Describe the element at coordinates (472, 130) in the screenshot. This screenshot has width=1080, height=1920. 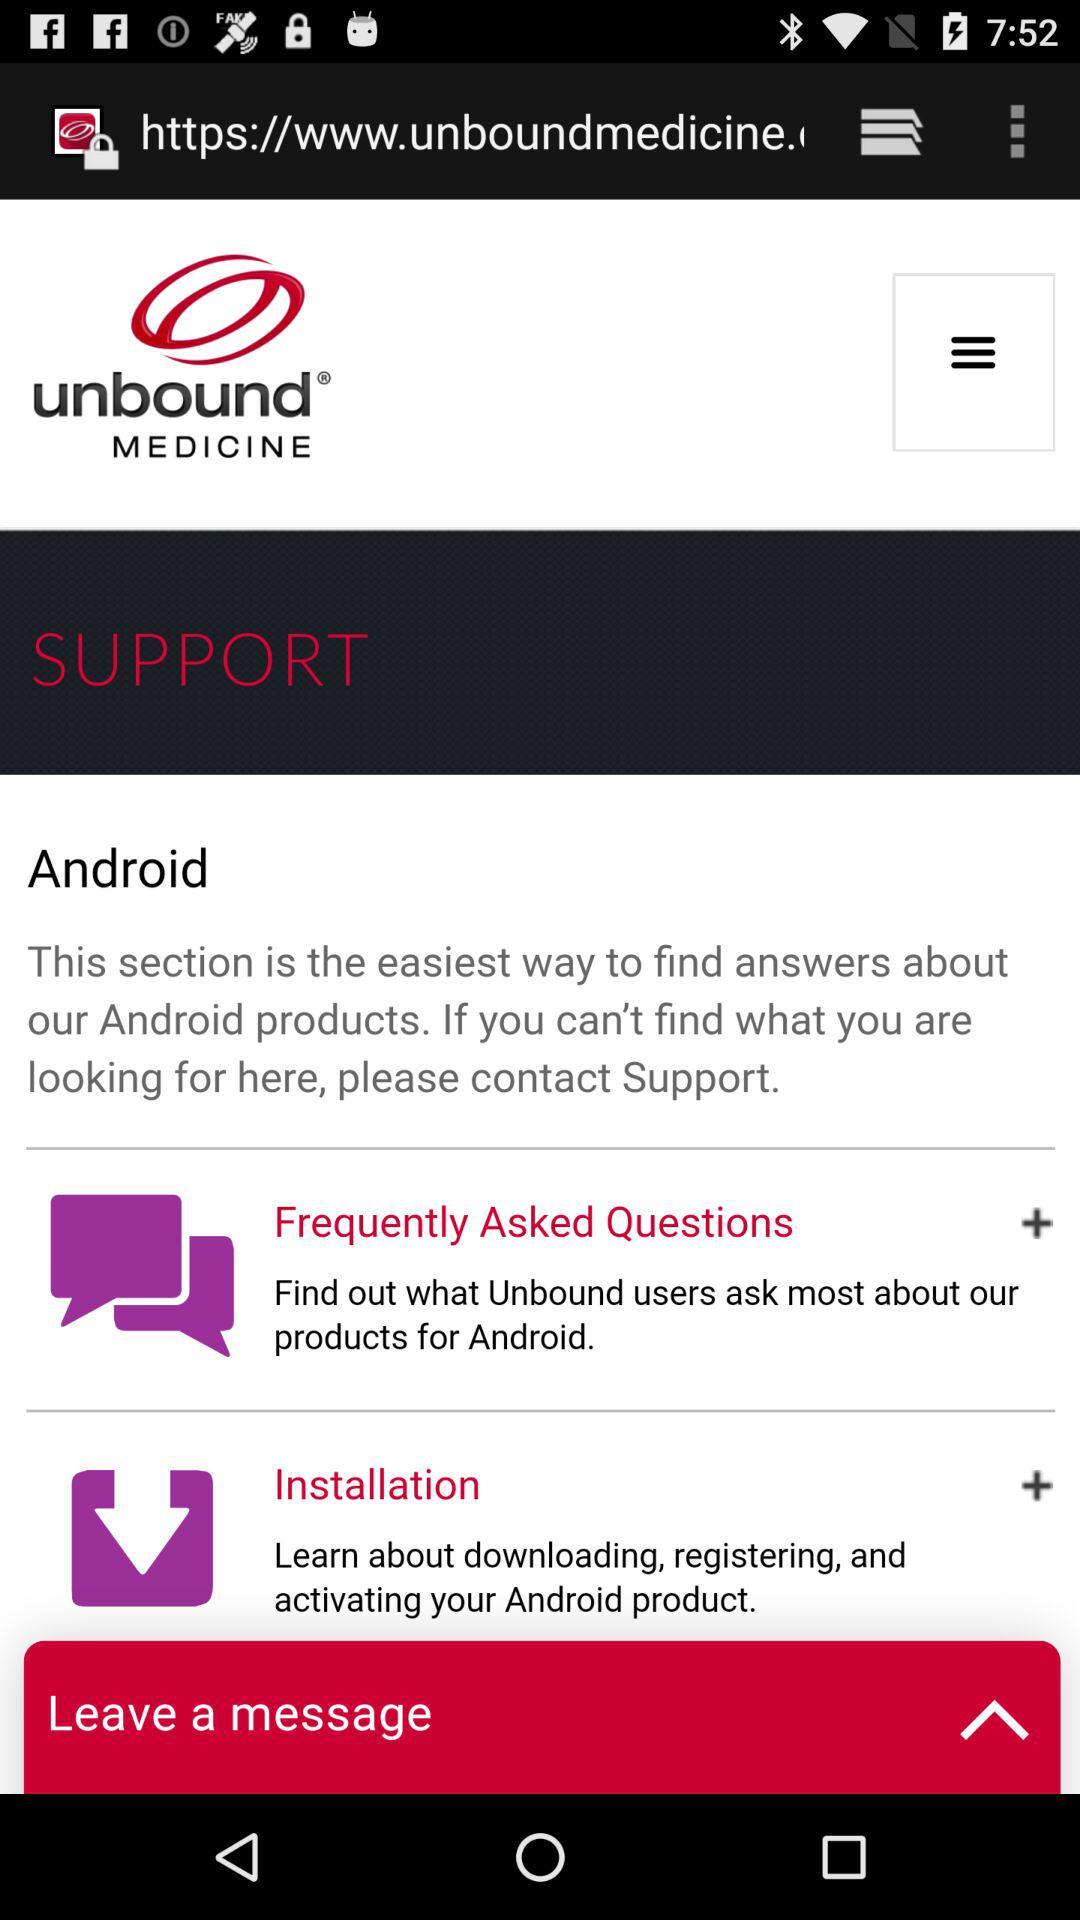
I see `the item at the top` at that location.